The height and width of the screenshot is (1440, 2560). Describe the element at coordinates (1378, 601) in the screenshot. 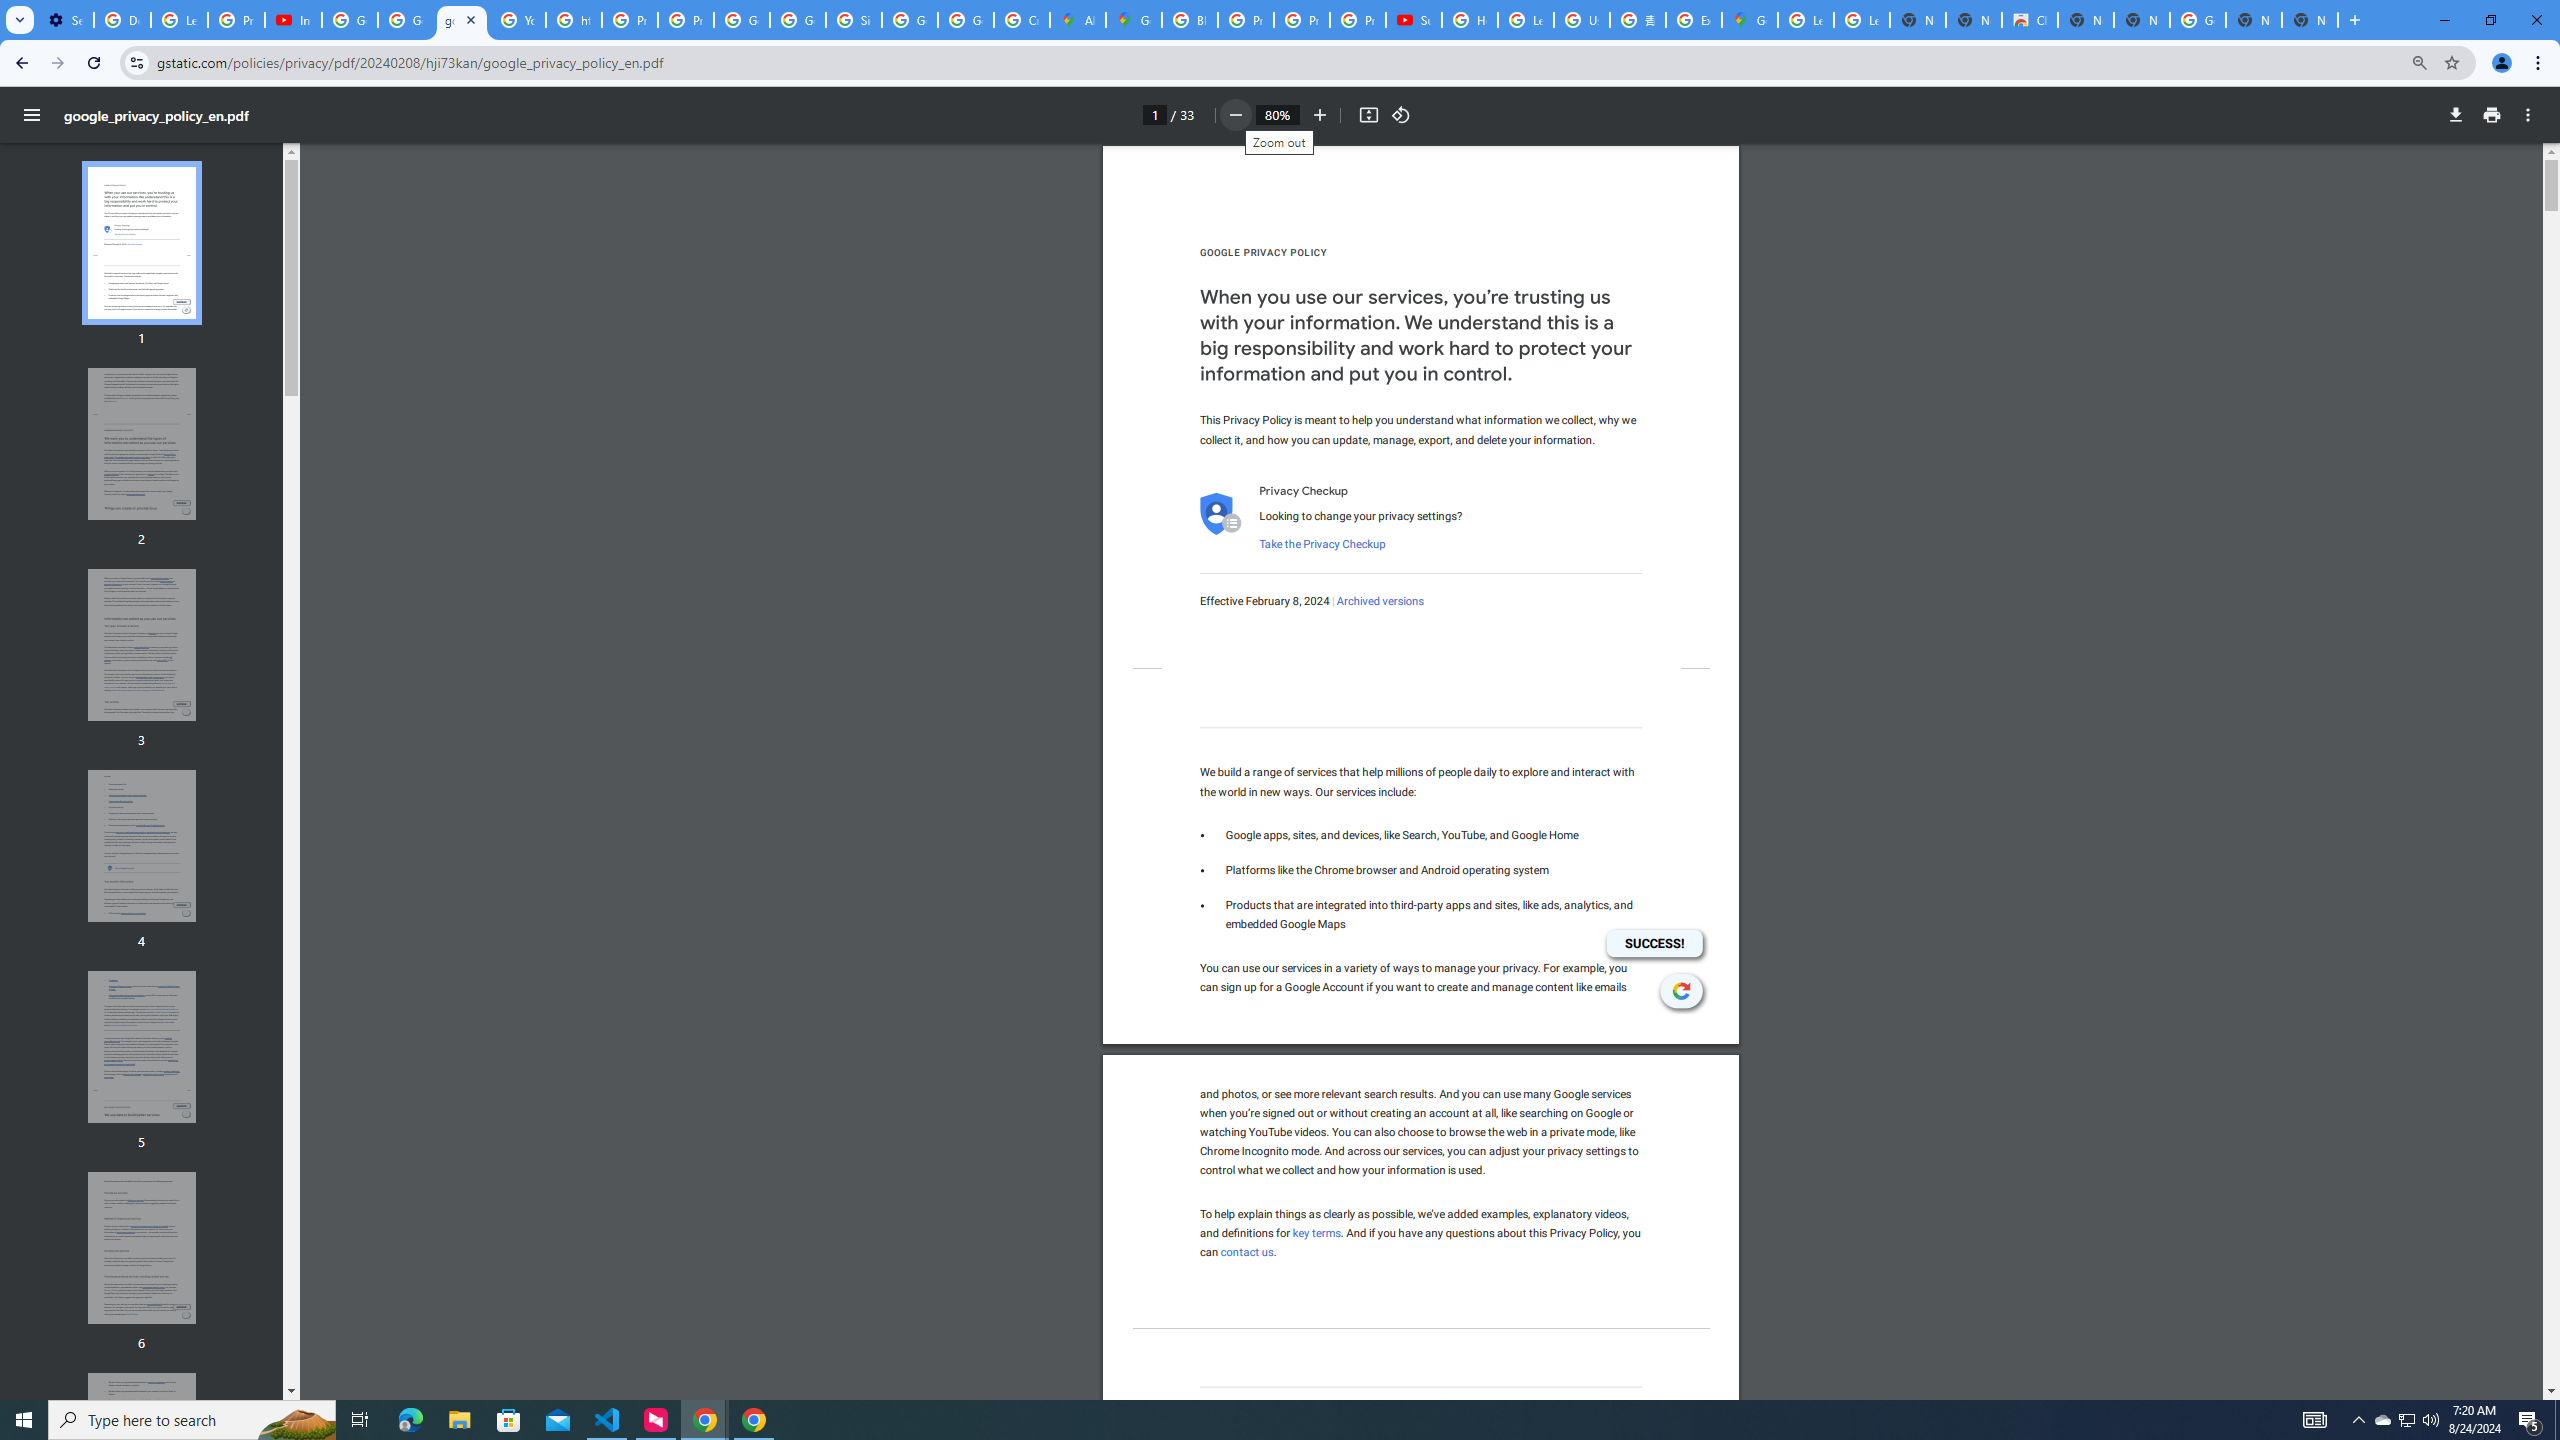

I see `'Archived versions'` at that location.